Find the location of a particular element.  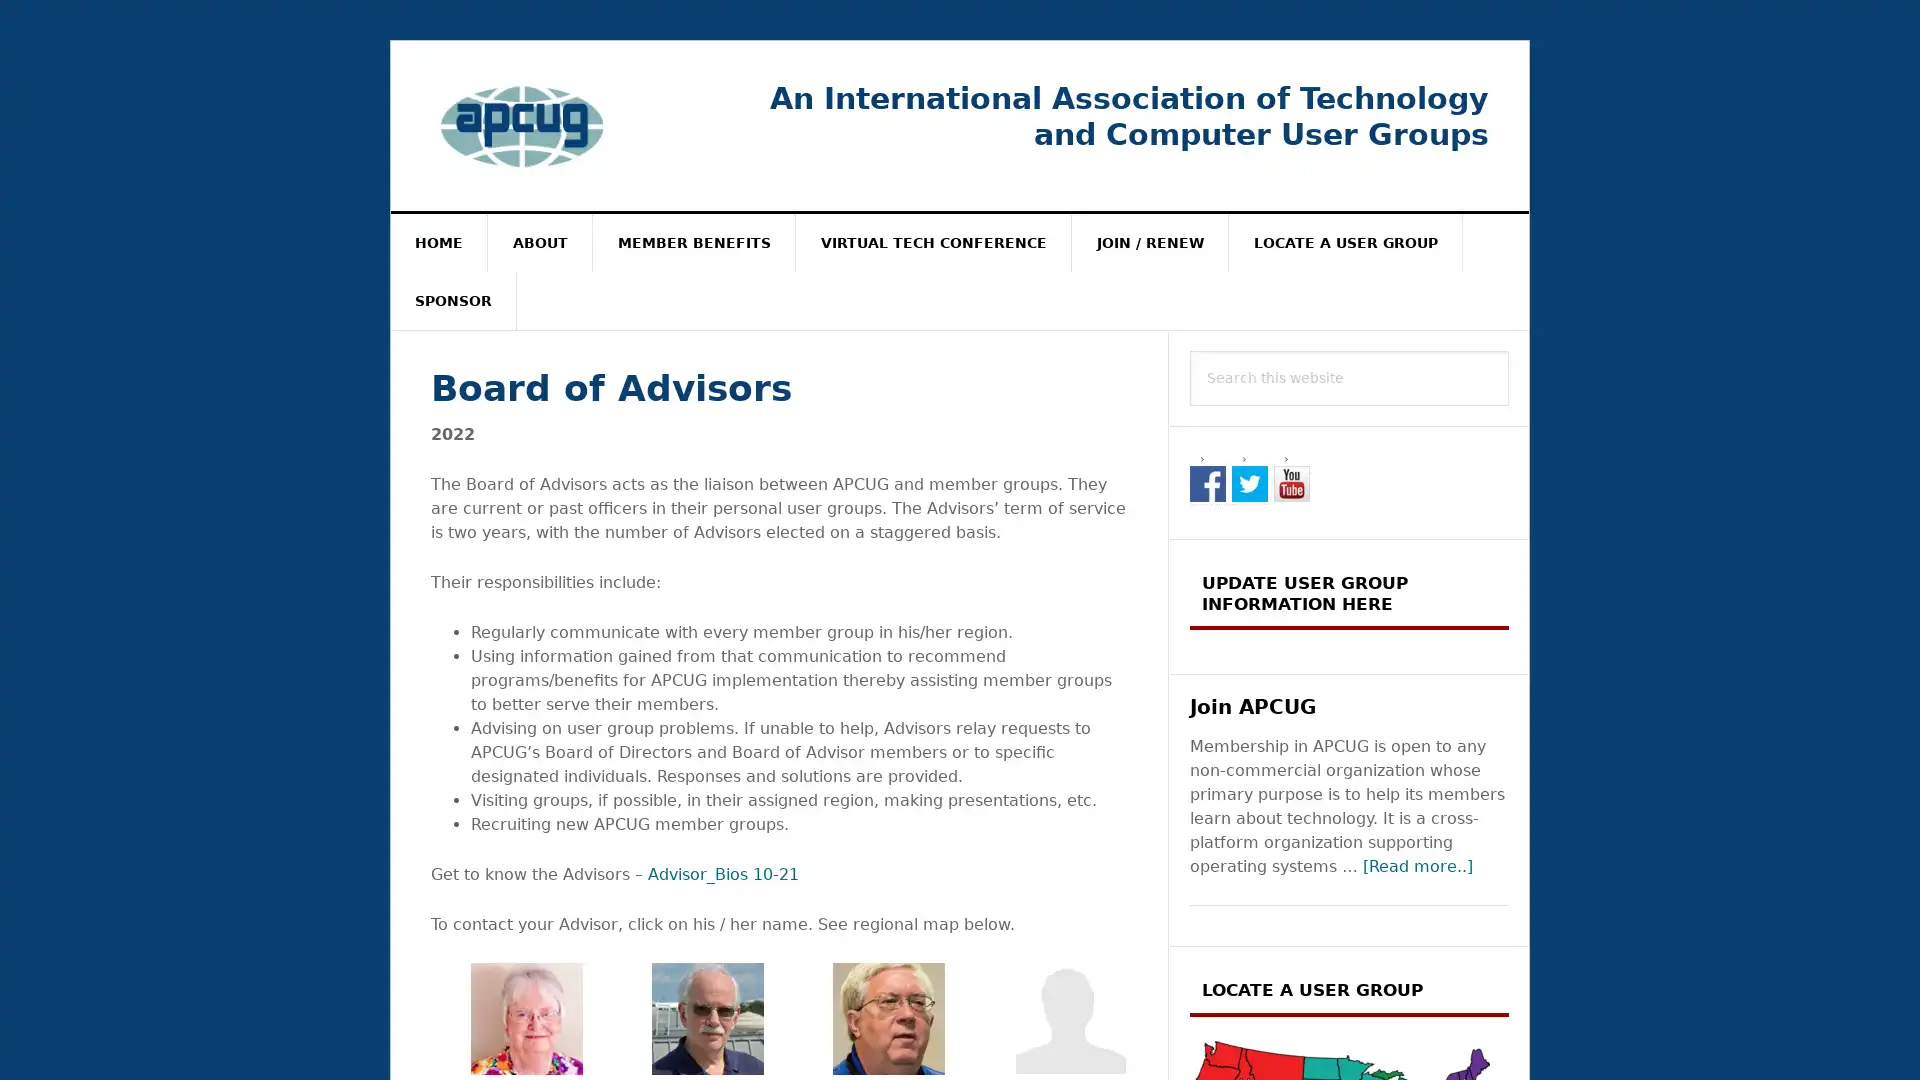

Search is located at coordinates (1509, 349).